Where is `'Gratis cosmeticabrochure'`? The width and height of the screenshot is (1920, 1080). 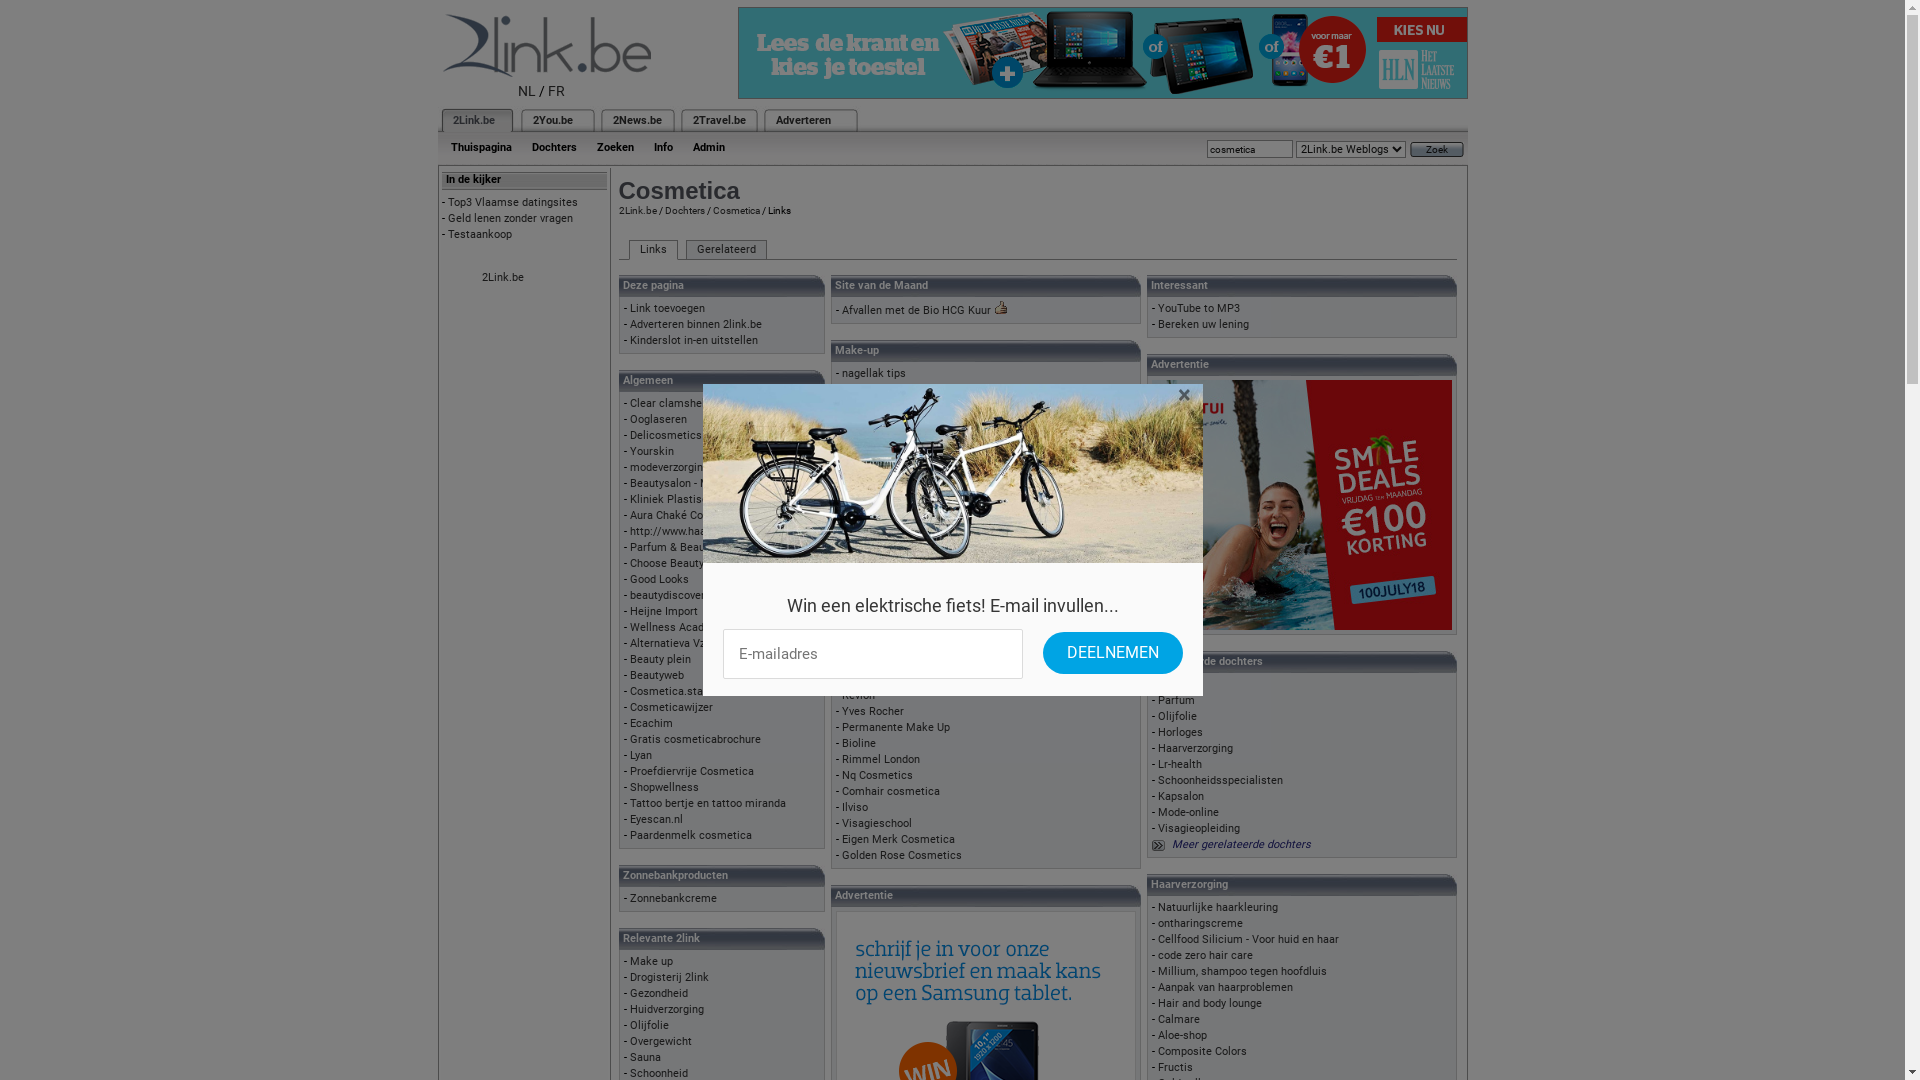 'Gratis cosmeticabrochure' is located at coordinates (695, 739).